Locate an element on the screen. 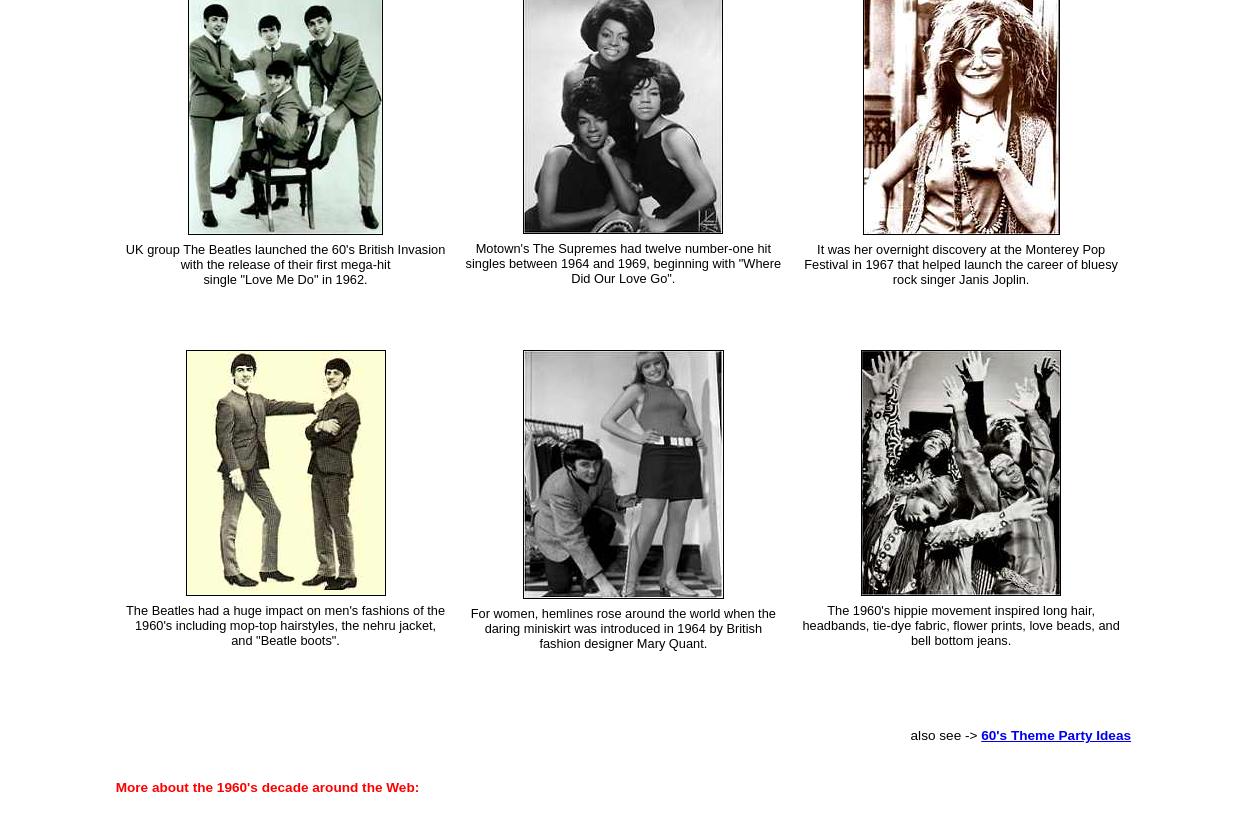 The height and width of the screenshot is (835, 1250). 'Motown's The Supremes had twelve number-one hit singles between 1964 and 1969, beginning with "Where Did Our Love Go".' is located at coordinates (622, 262).